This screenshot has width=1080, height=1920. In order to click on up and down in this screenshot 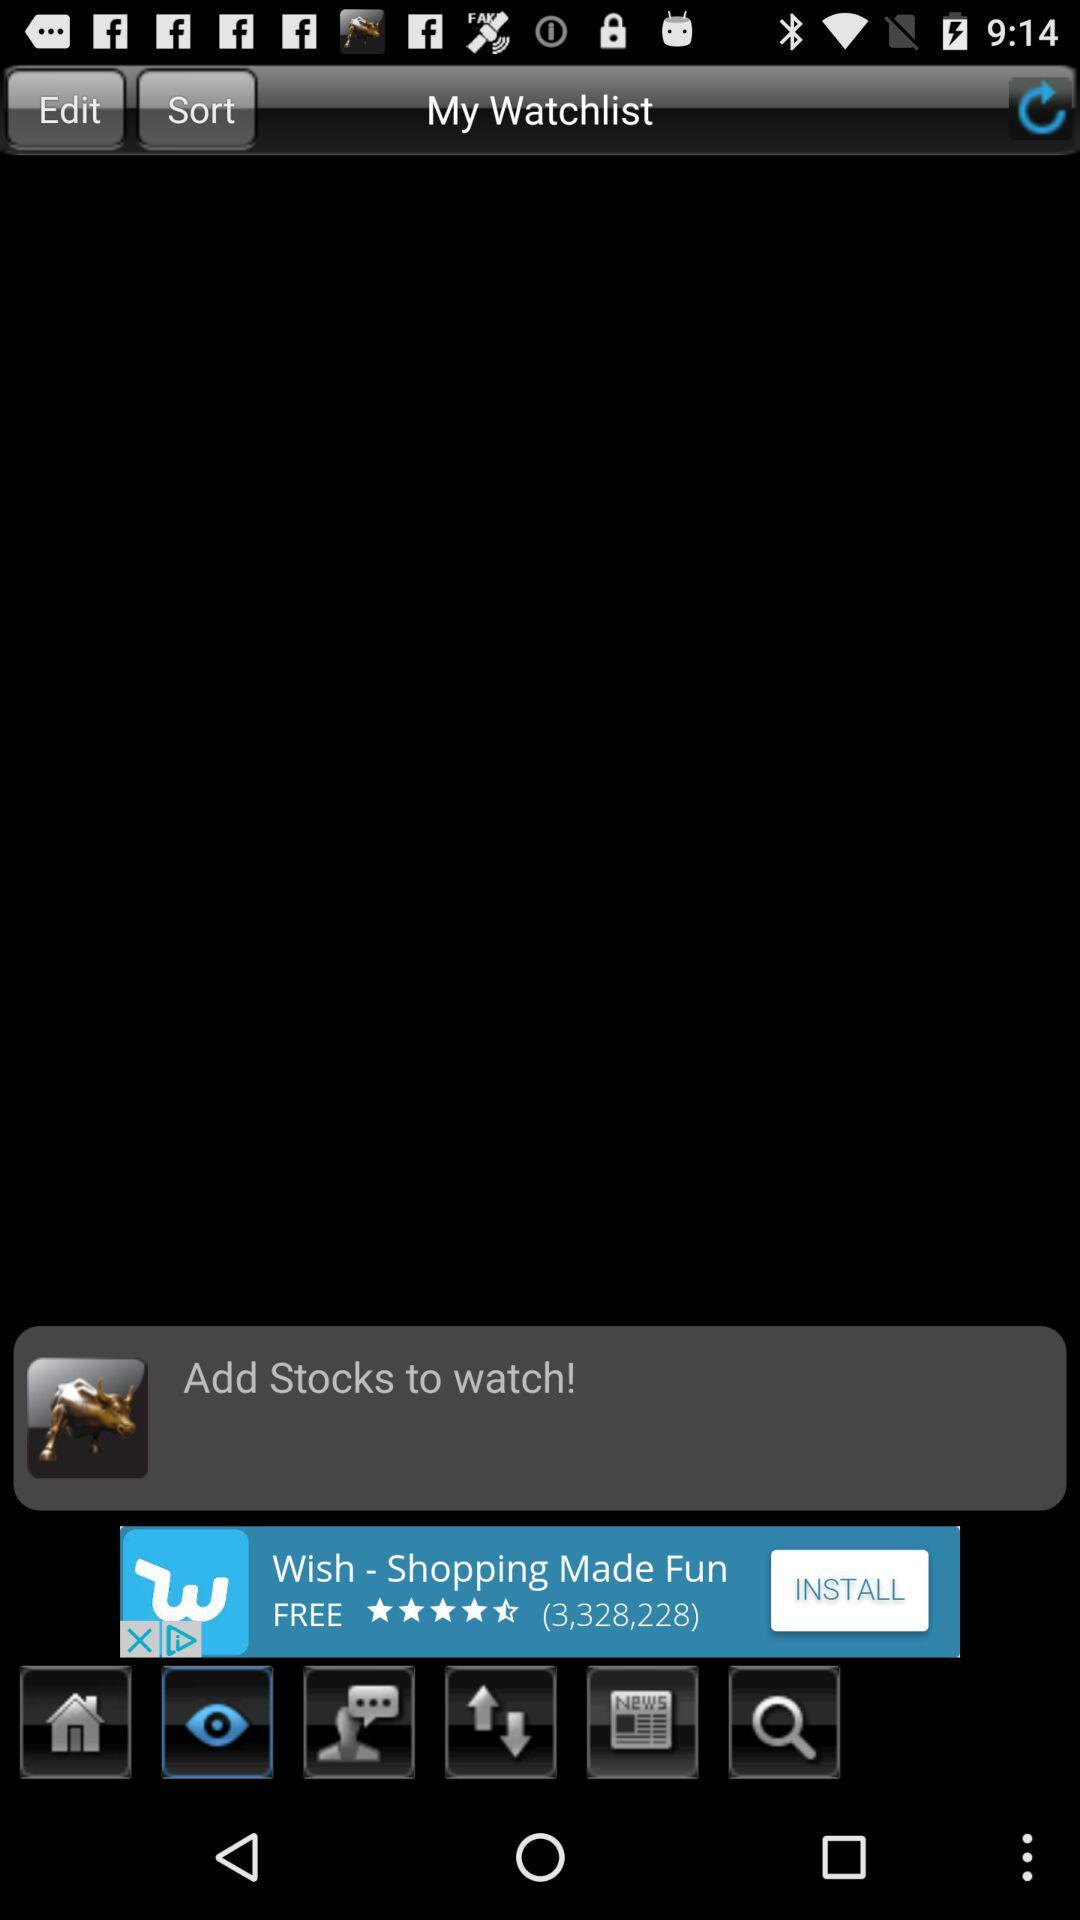, I will do `click(500, 1727)`.